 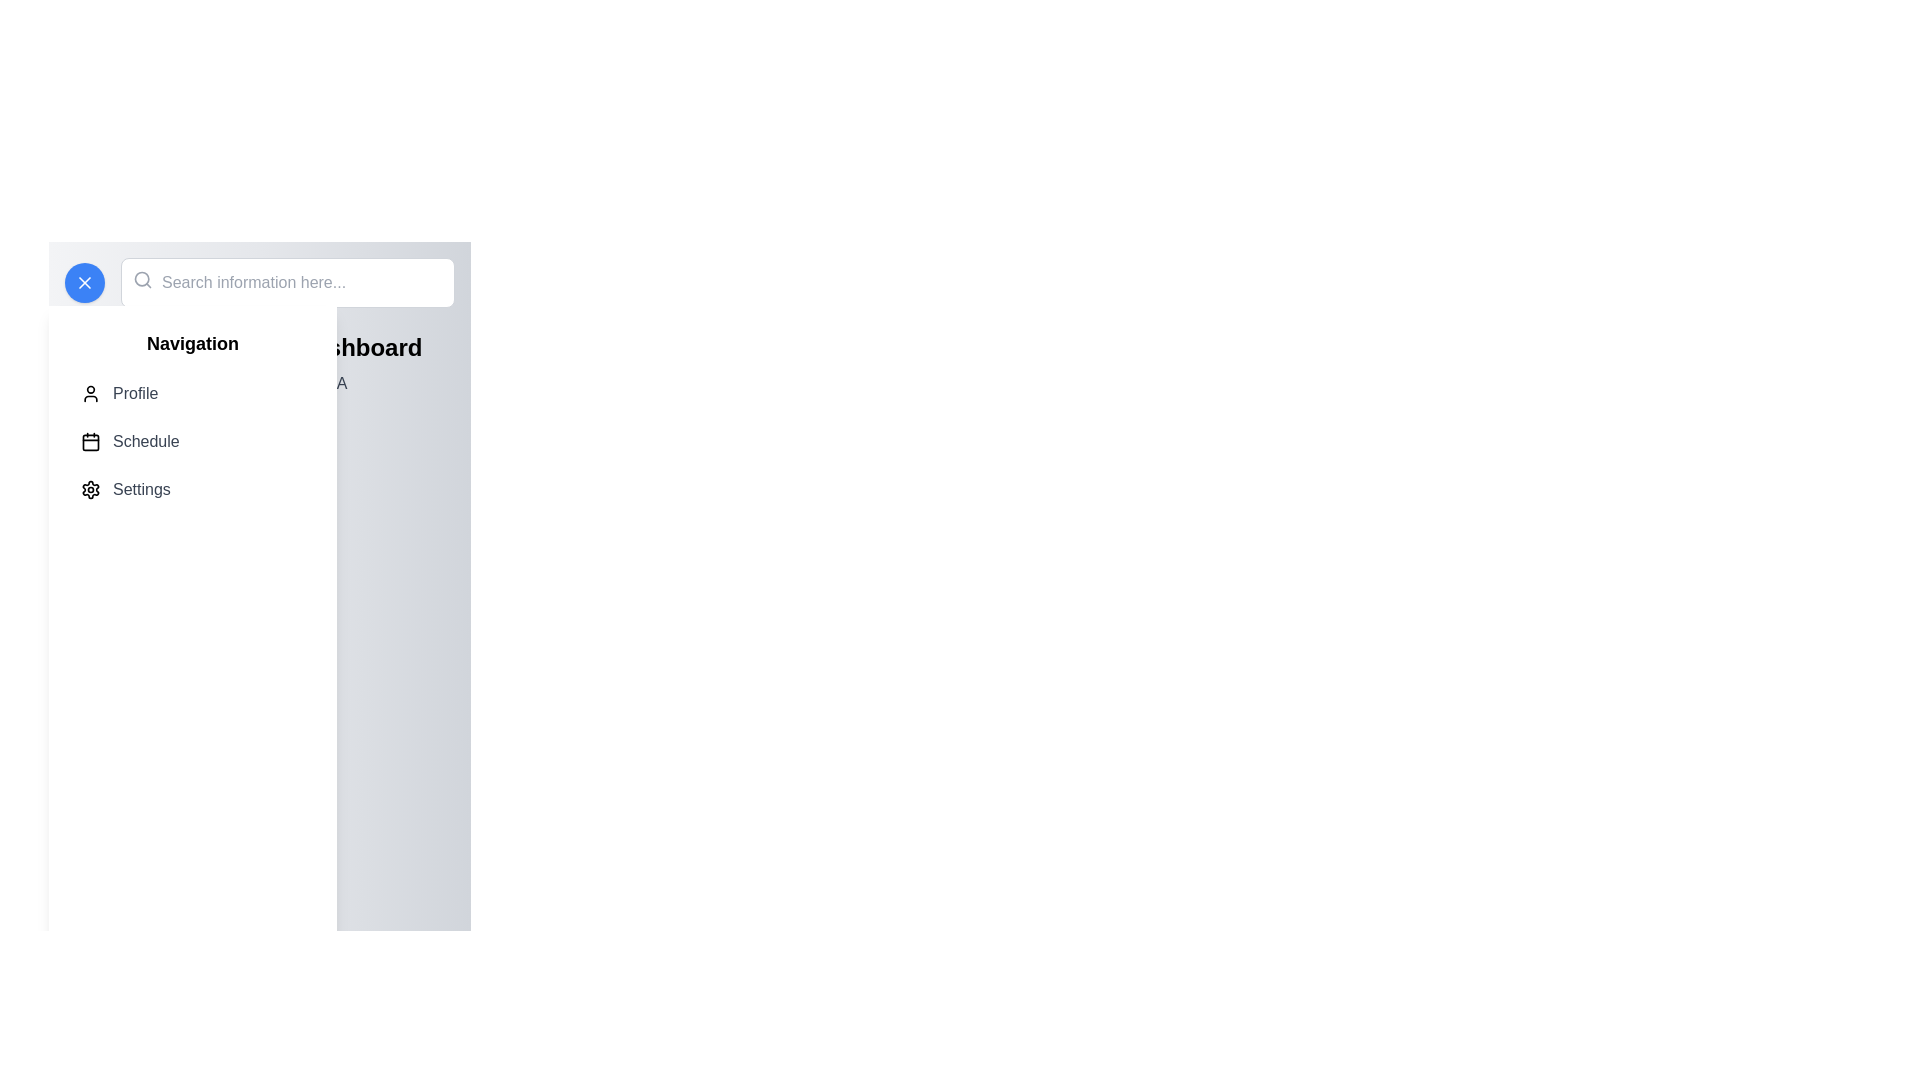 What do you see at coordinates (84, 282) in the screenshot?
I see `the cross mark icon located within a blue circular button in the top-left section of the interface` at bounding box center [84, 282].